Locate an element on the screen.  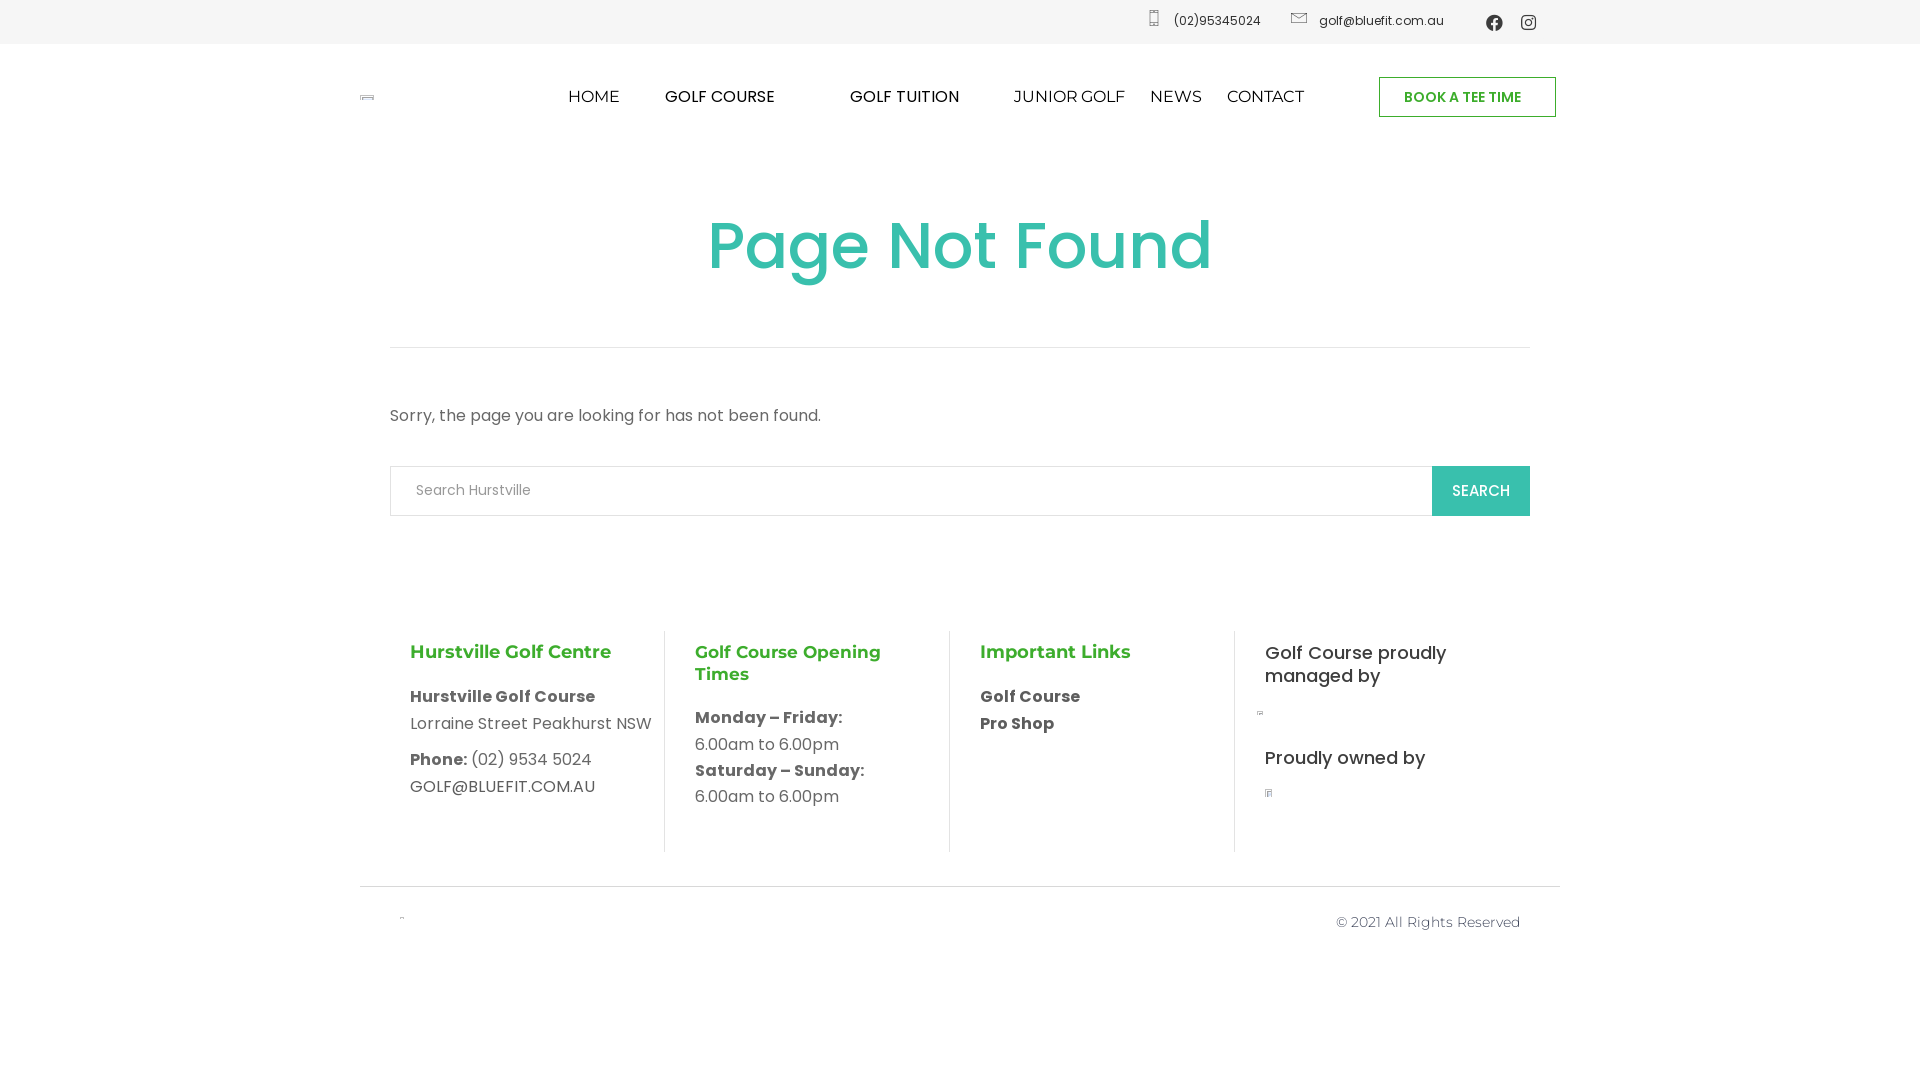
'(02)95345024' is located at coordinates (1200, 20).